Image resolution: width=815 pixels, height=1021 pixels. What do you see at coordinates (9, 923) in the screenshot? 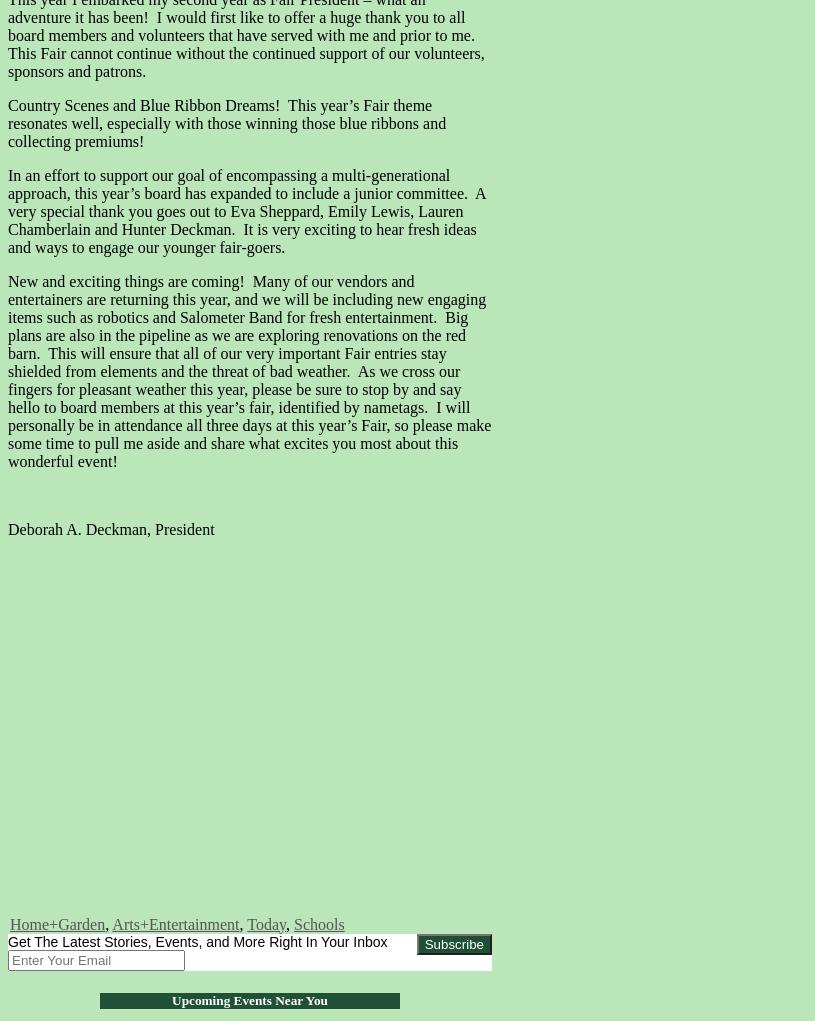
I see `'Home+Garden'` at bounding box center [9, 923].